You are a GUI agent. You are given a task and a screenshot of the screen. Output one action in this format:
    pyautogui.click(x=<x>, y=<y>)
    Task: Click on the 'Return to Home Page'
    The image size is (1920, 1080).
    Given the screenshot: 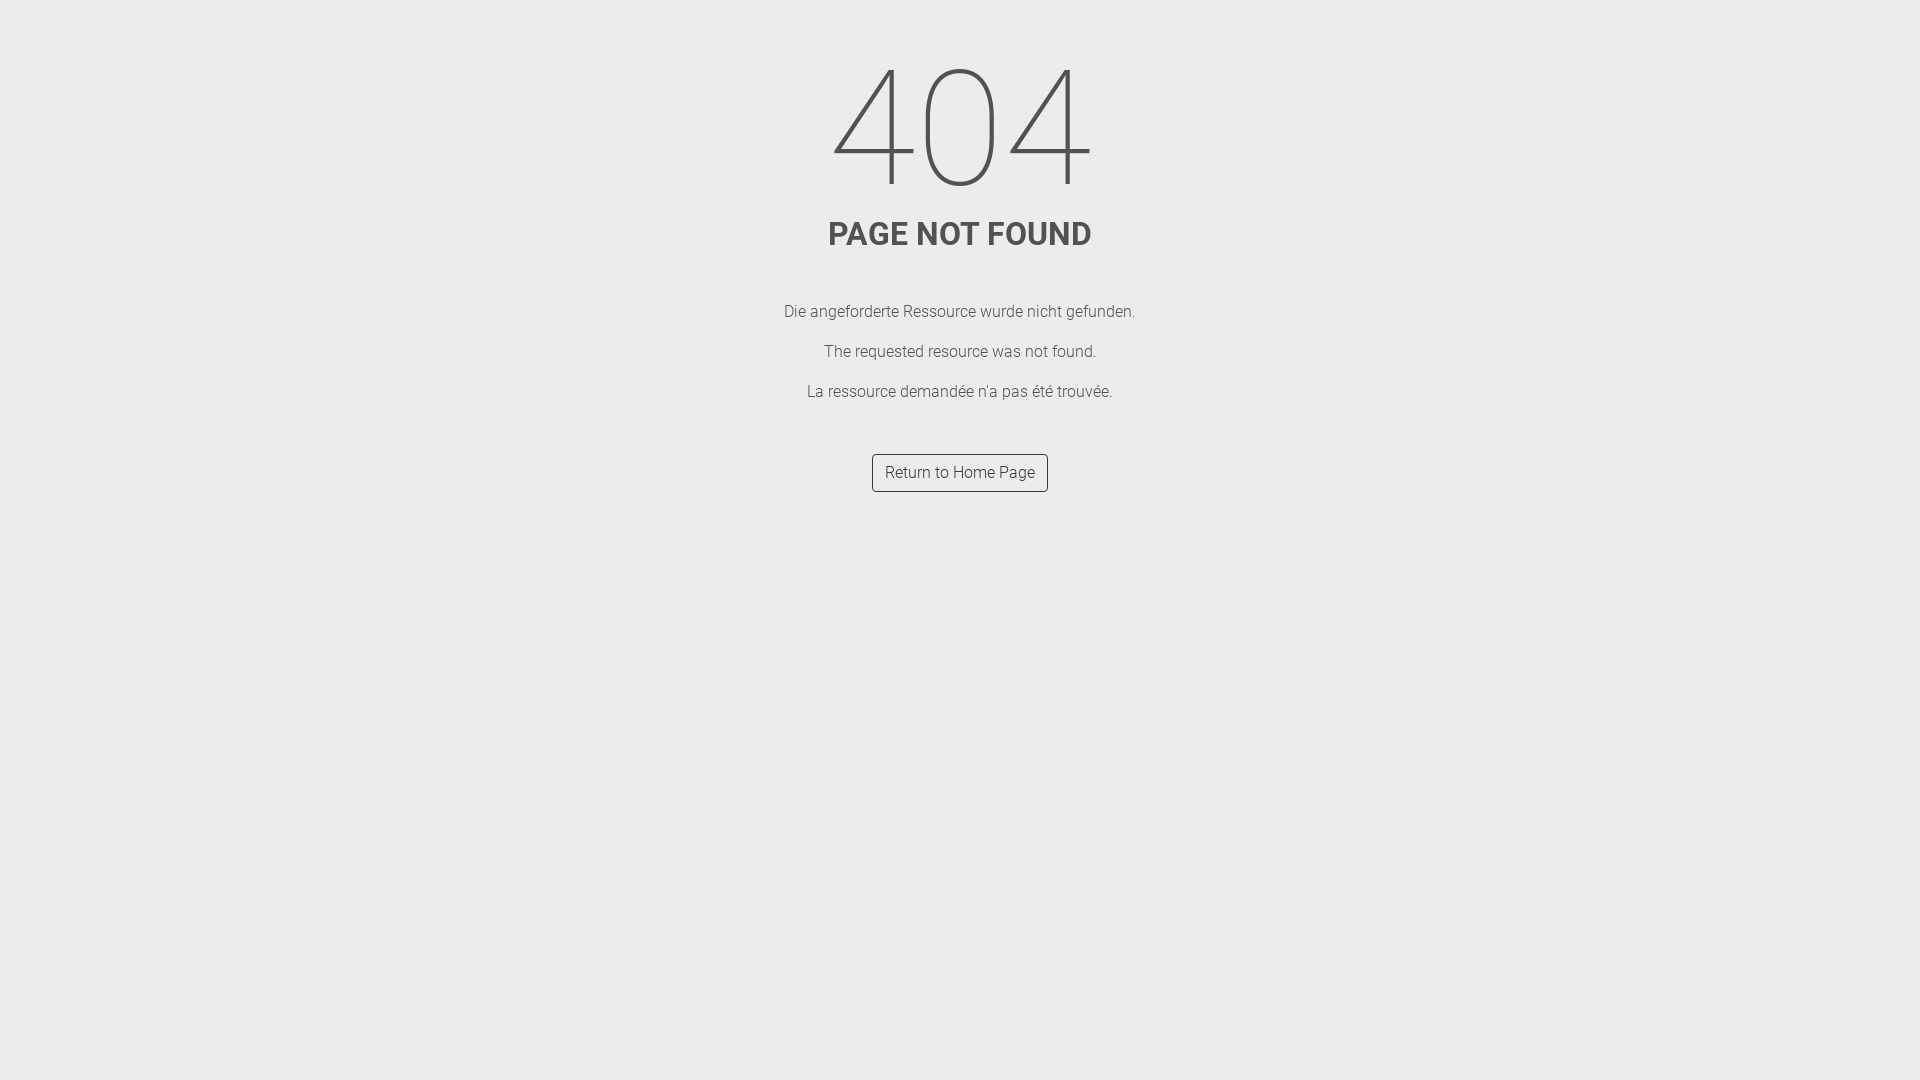 What is the action you would take?
    pyautogui.click(x=872, y=473)
    